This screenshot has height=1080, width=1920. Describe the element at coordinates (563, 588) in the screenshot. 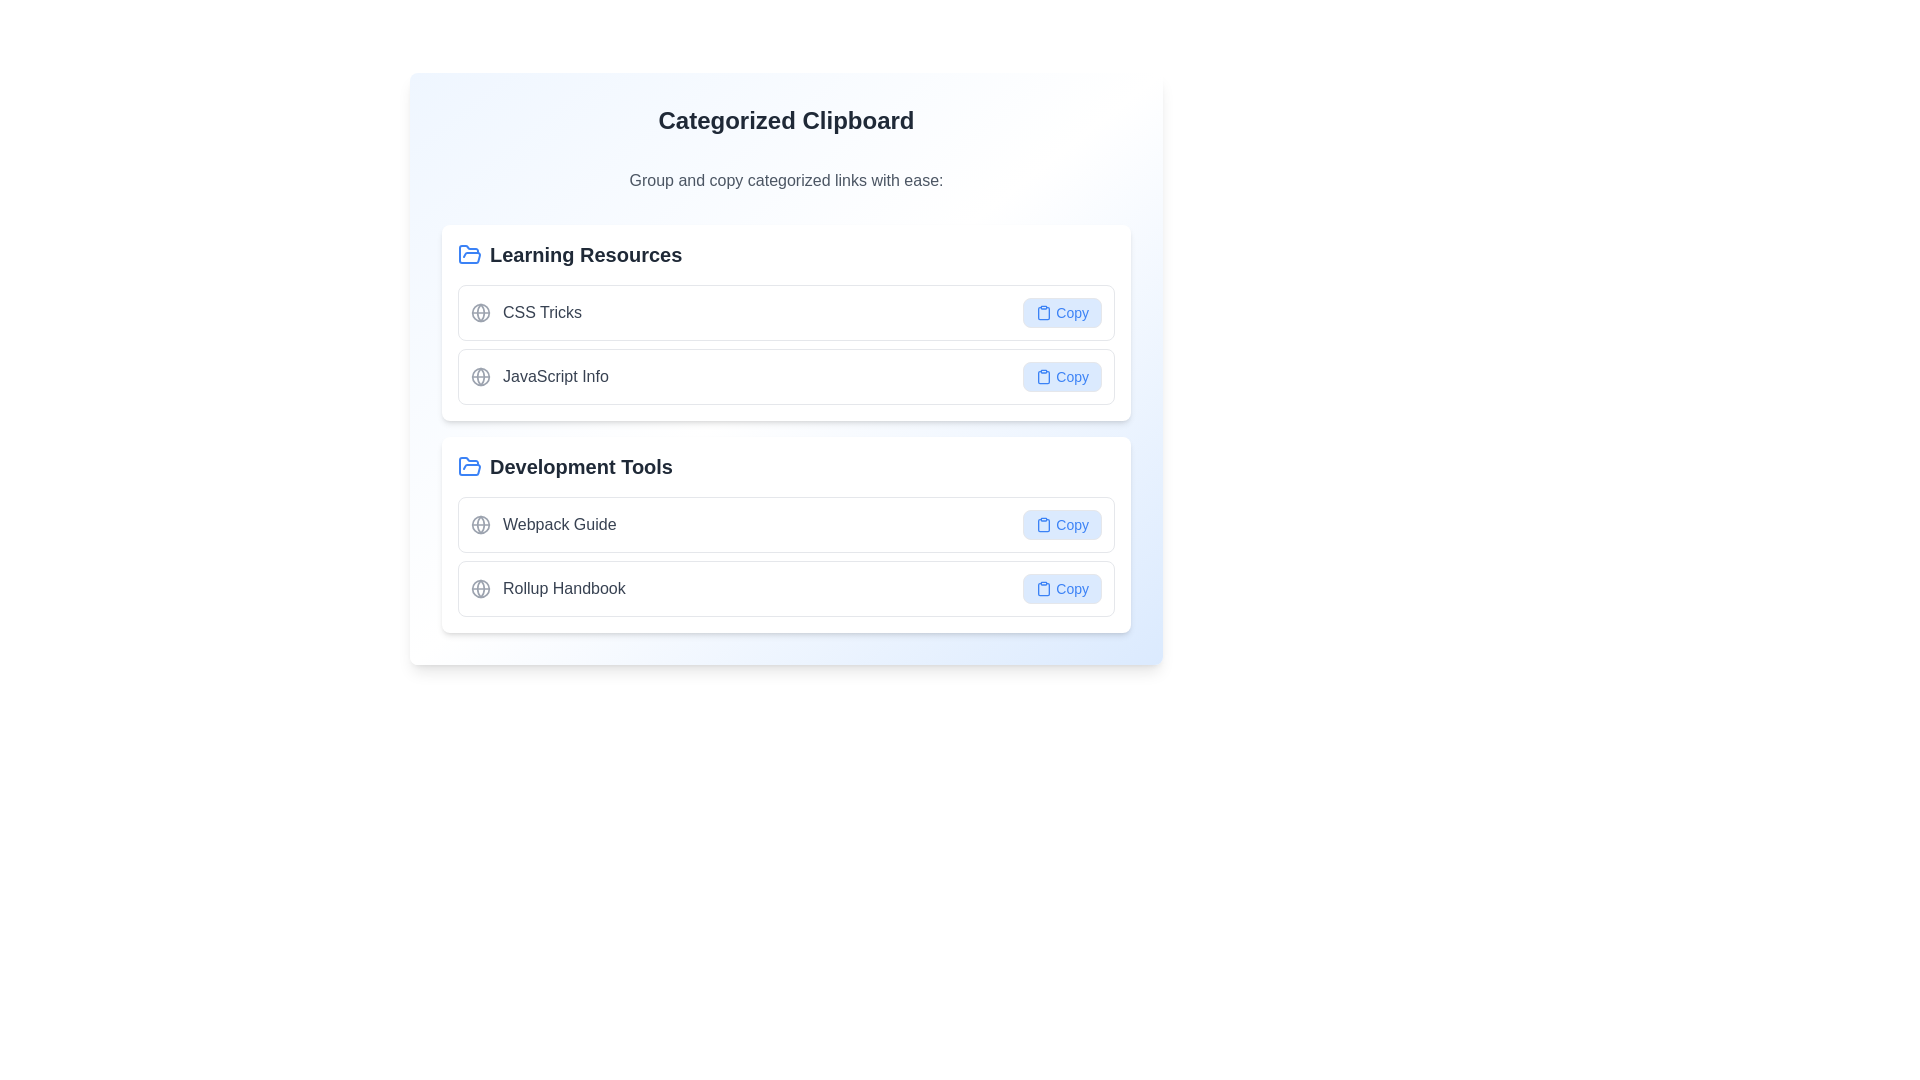

I see `the 'Rollup Handbook' text label element, which is styled in a bold font and positioned to the right of a globe icon in the 'Development Tools' section` at that location.